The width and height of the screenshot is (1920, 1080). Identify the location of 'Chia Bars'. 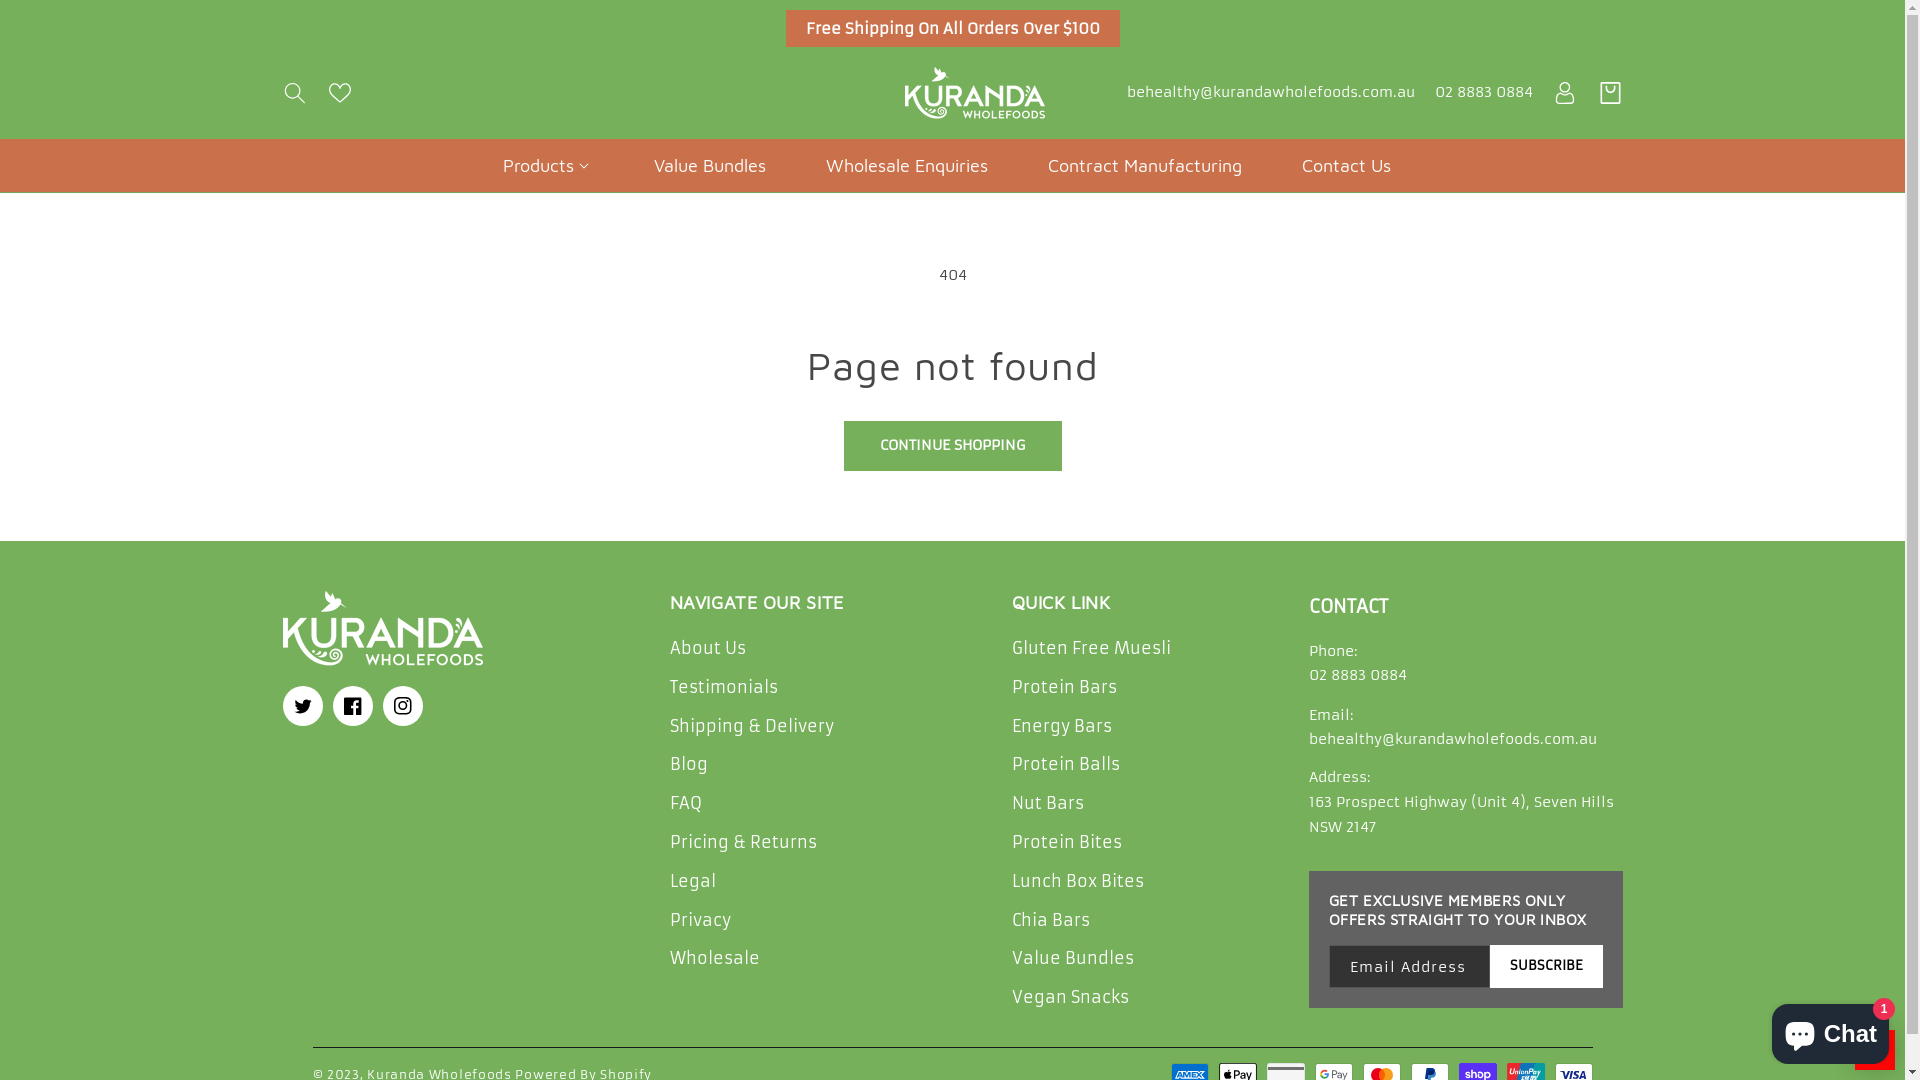
(1050, 920).